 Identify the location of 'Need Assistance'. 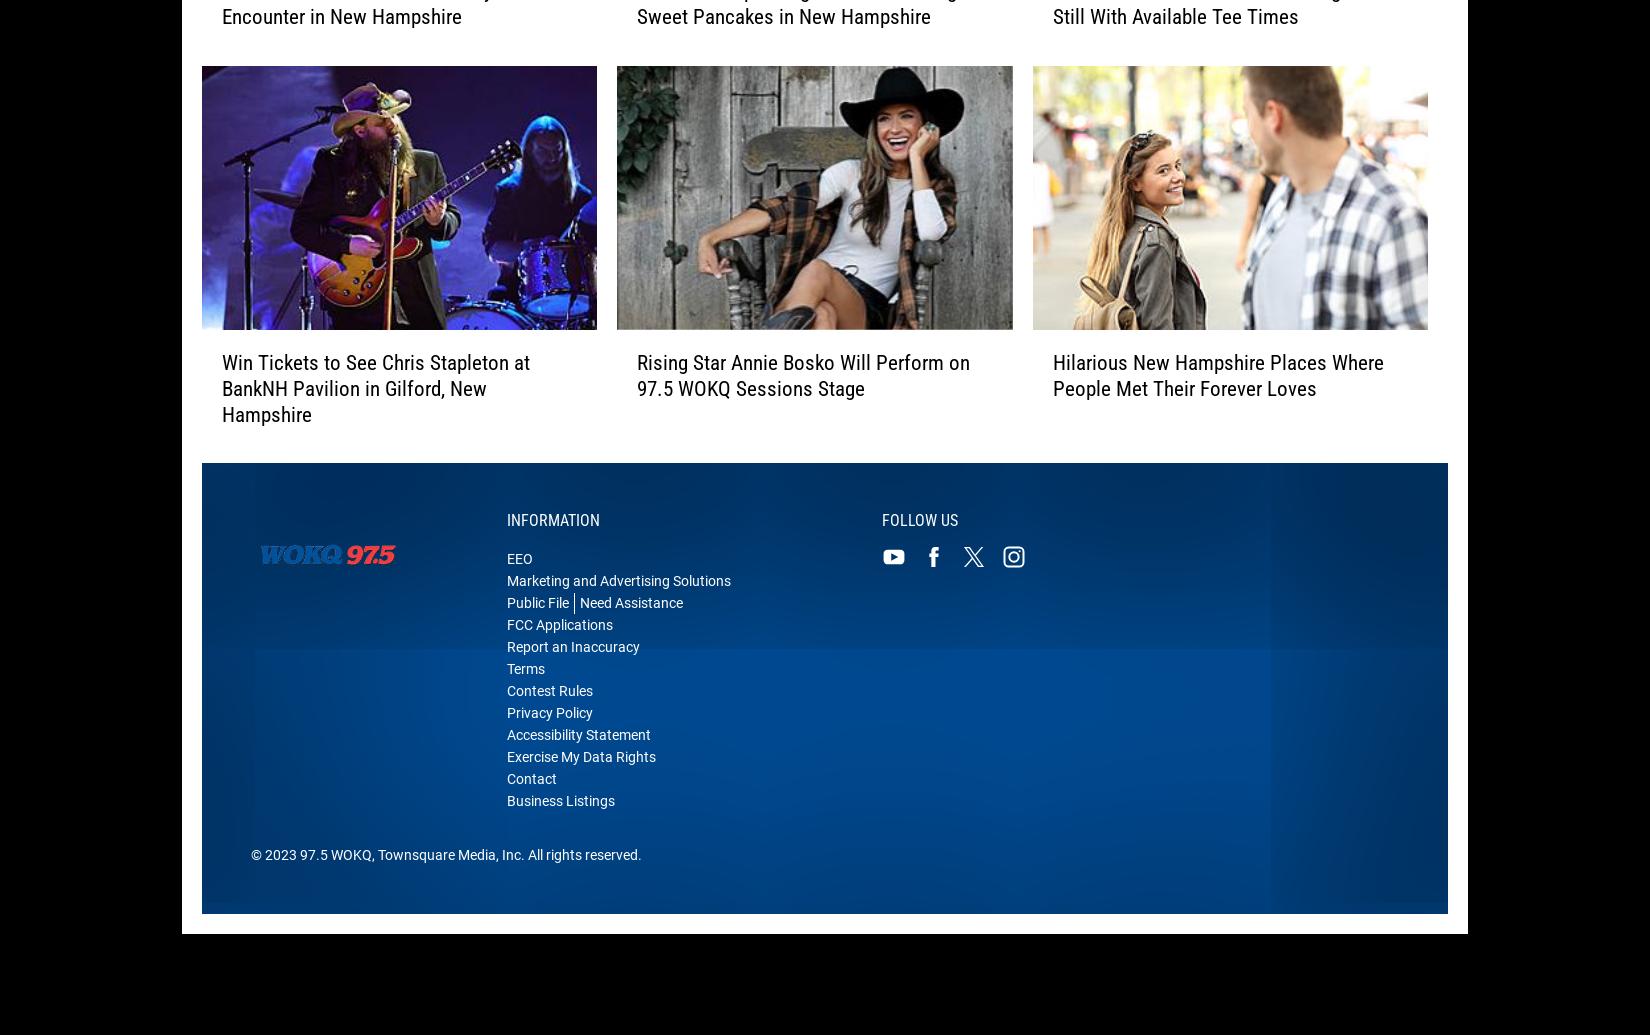
(630, 615).